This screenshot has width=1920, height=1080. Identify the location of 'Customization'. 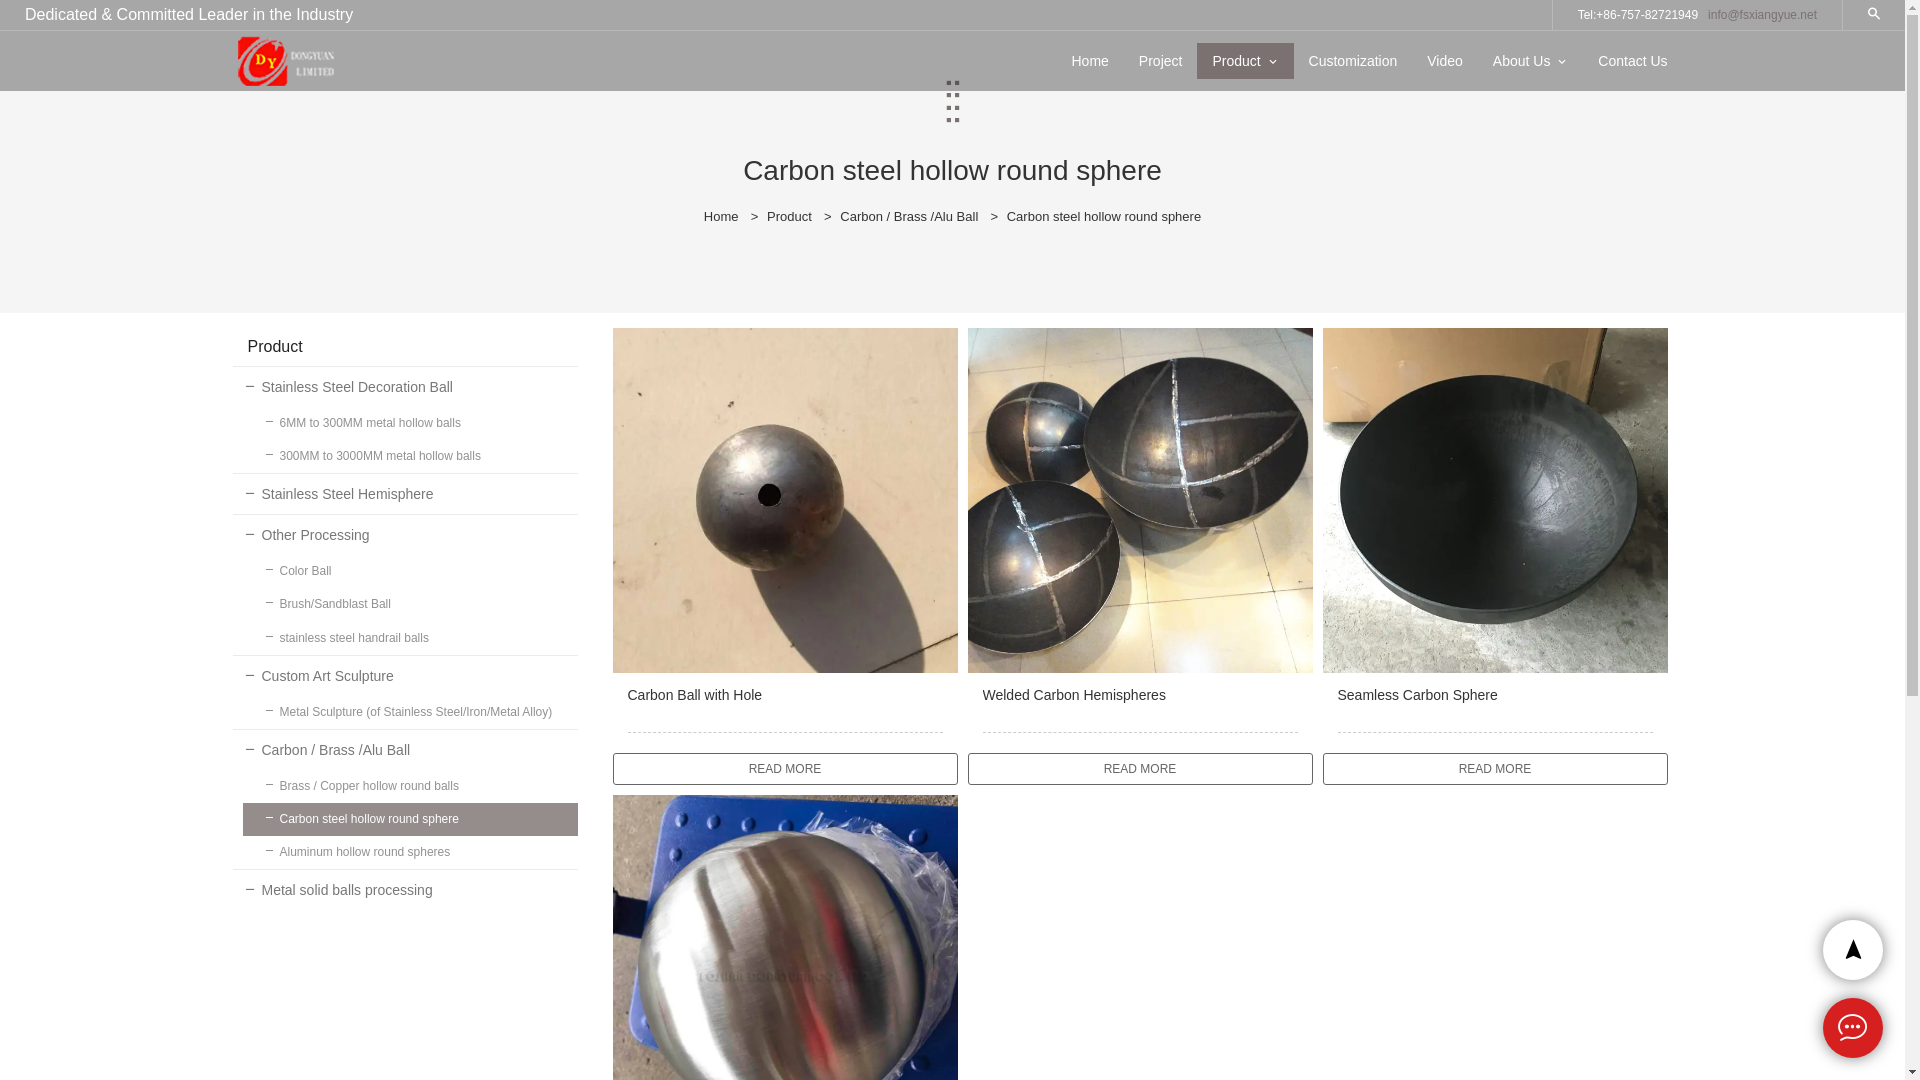
(1353, 60).